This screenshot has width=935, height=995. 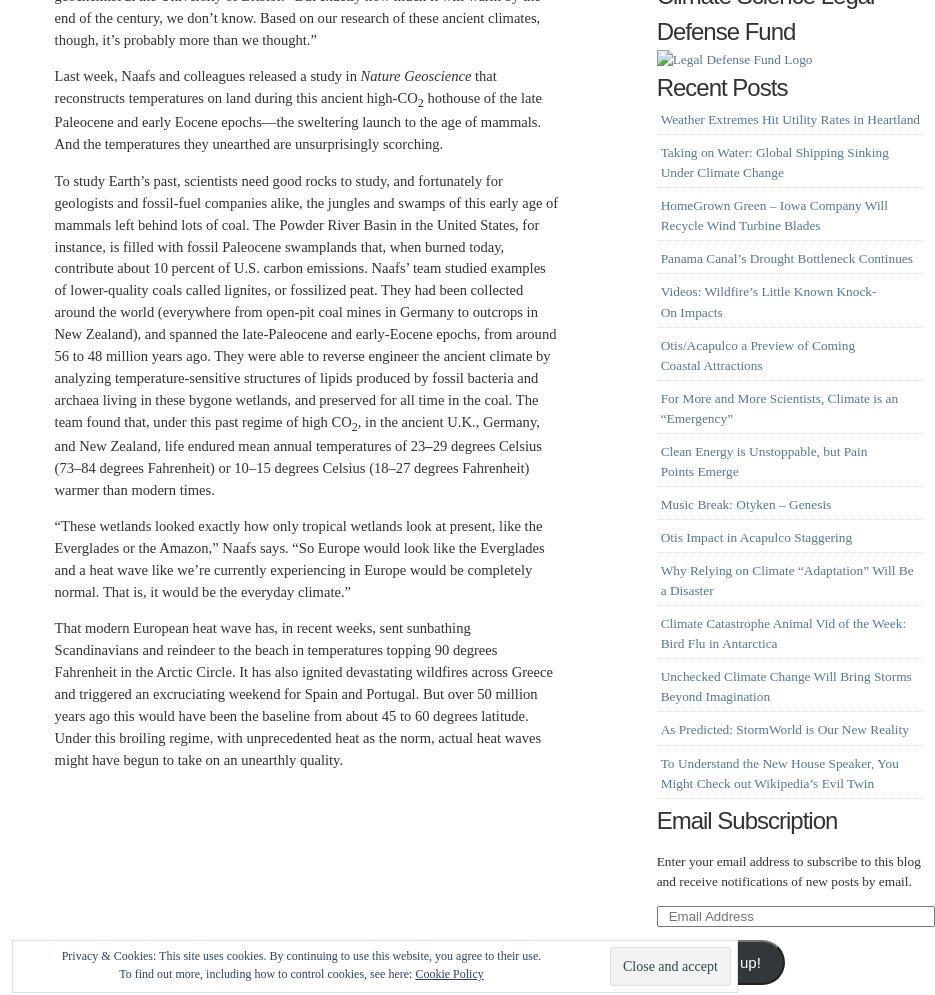 What do you see at coordinates (296, 119) in the screenshot?
I see `'hothouse of the late Paleocene and early Eocene epochs—the sweltering launch to the age of mammals. And the temperatures they unearthed are unsurprisingly scorching.'` at bounding box center [296, 119].